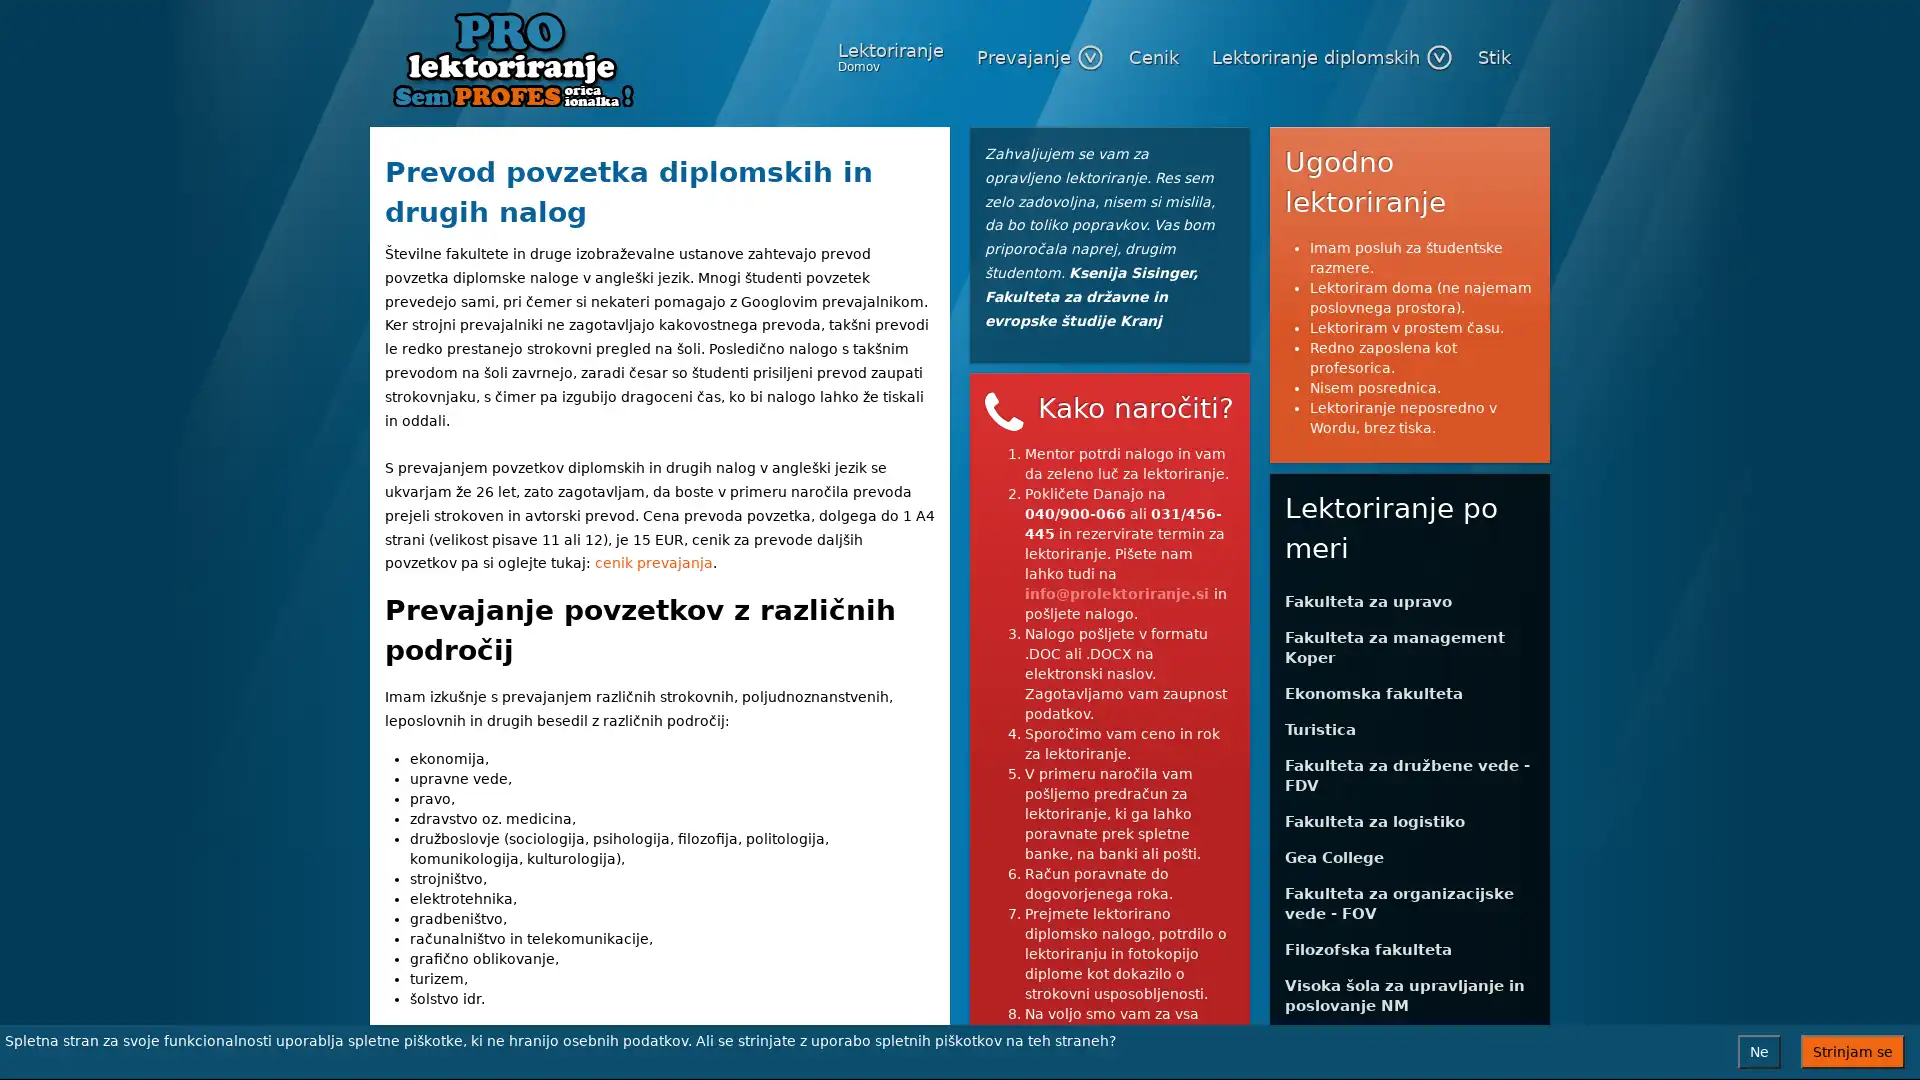 The width and height of the screenshot is (1920, 1080). What do you see at coordinates (1758, 1051) in the screenshot?
I see `Ne` at bounding box center [1758, 1051].